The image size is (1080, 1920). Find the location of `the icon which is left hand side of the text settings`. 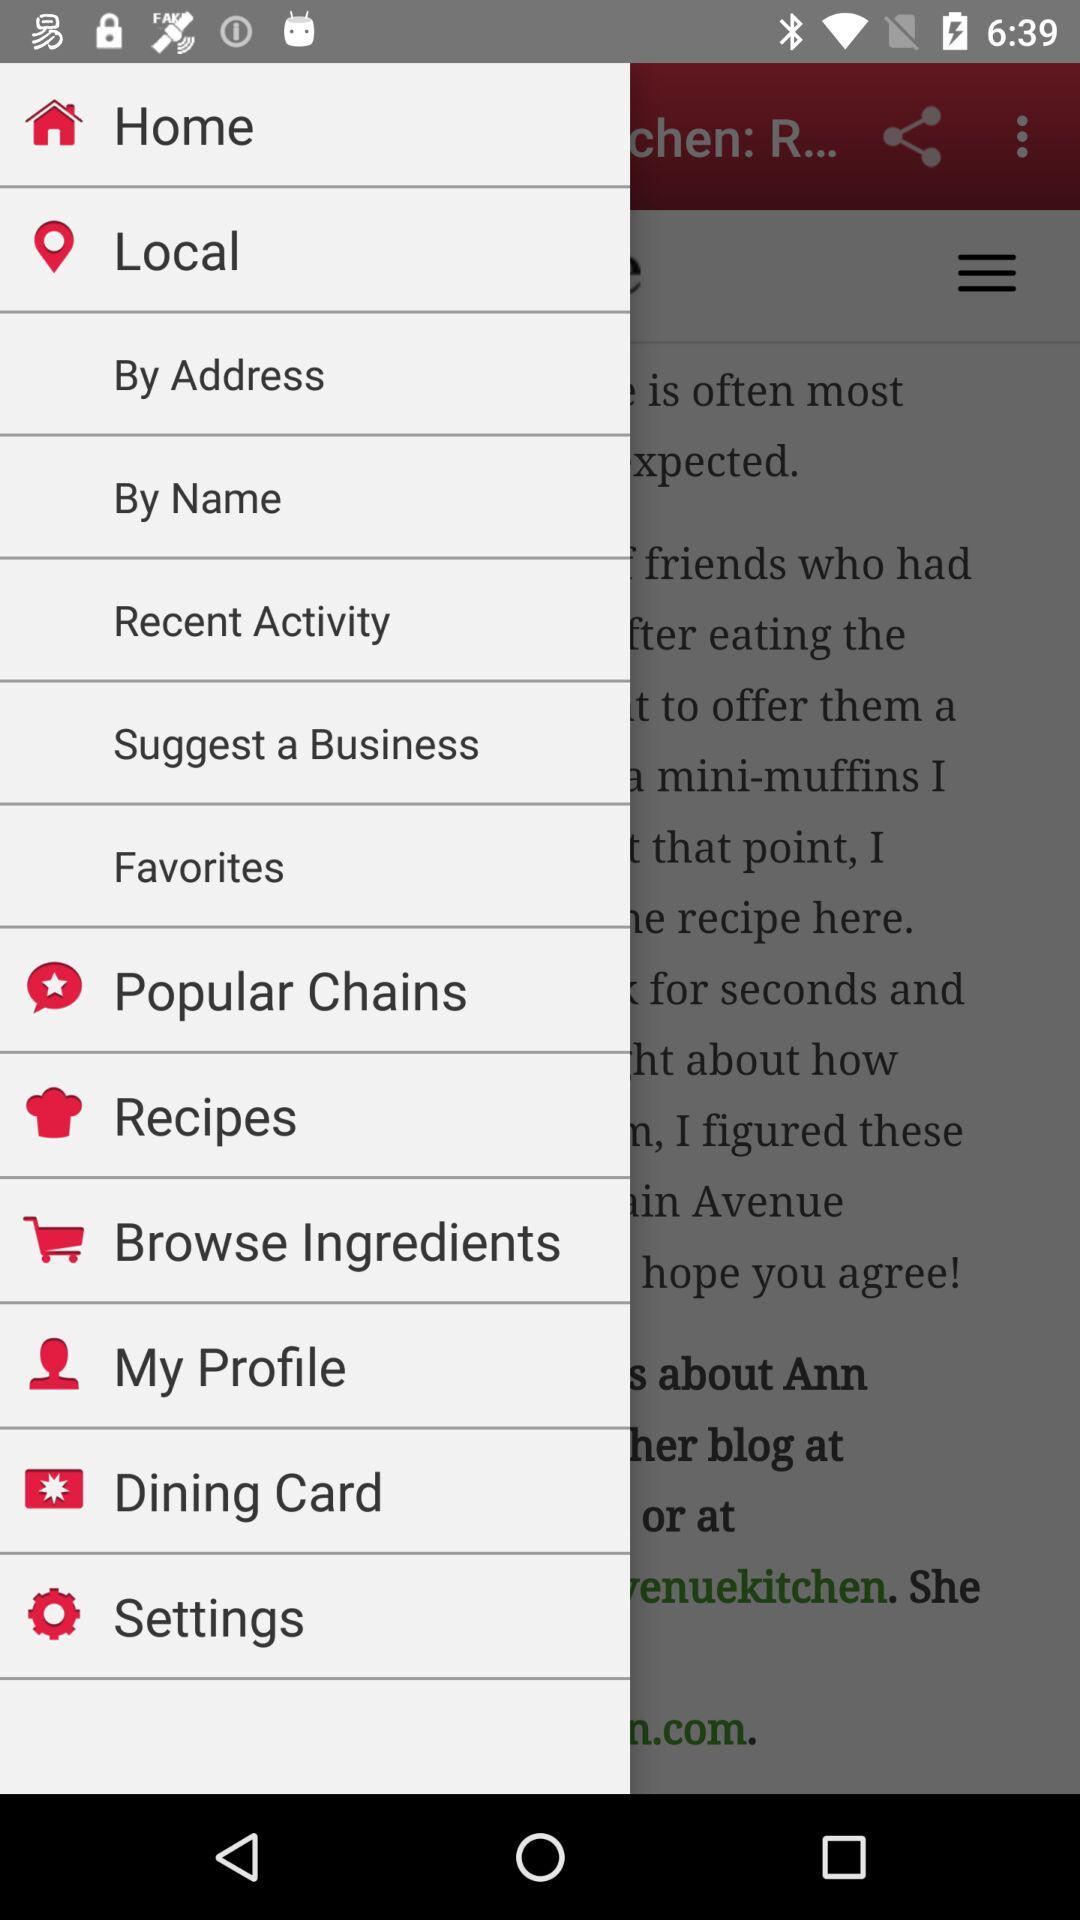

the icon which is left hand side of the text settings is located at coordinates (53, 1613).